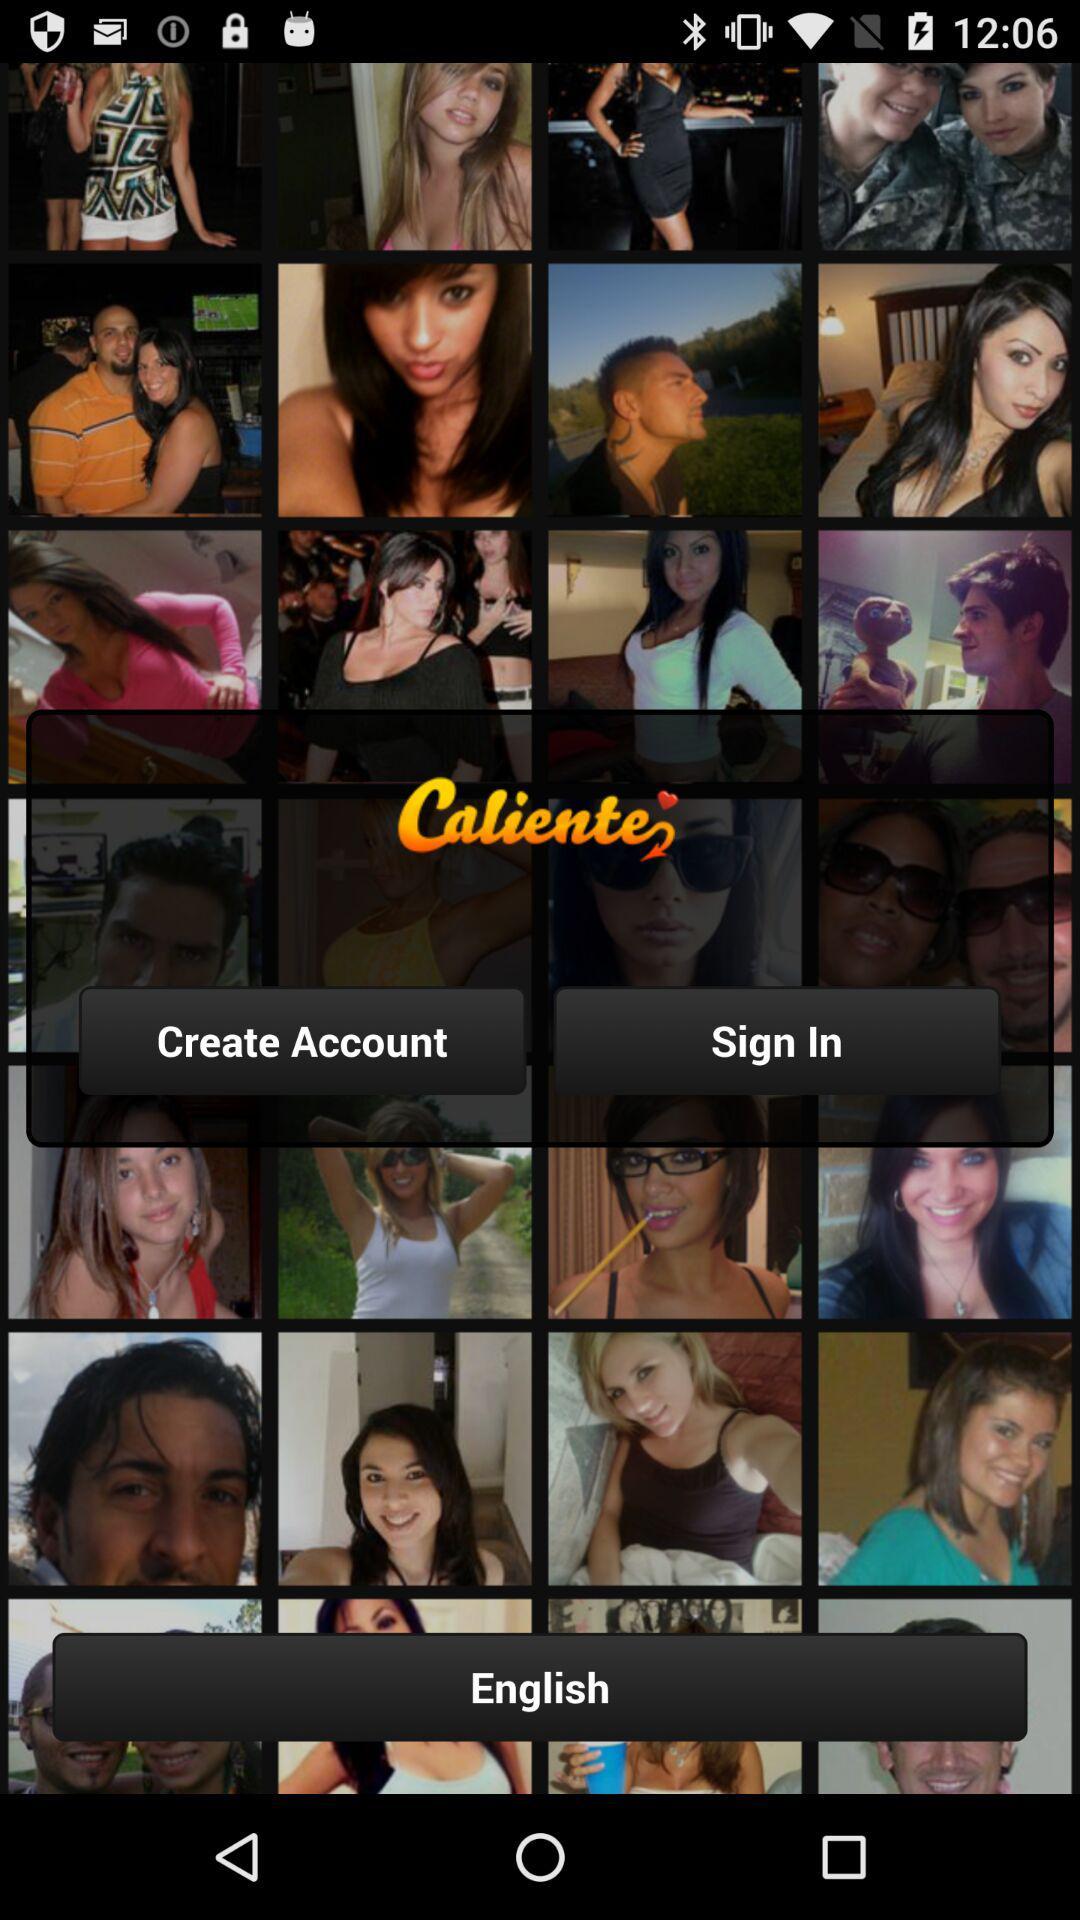 The width and height of the screenshot is (1080, 1920). I want to click on the english icon, so click(540, 1686).